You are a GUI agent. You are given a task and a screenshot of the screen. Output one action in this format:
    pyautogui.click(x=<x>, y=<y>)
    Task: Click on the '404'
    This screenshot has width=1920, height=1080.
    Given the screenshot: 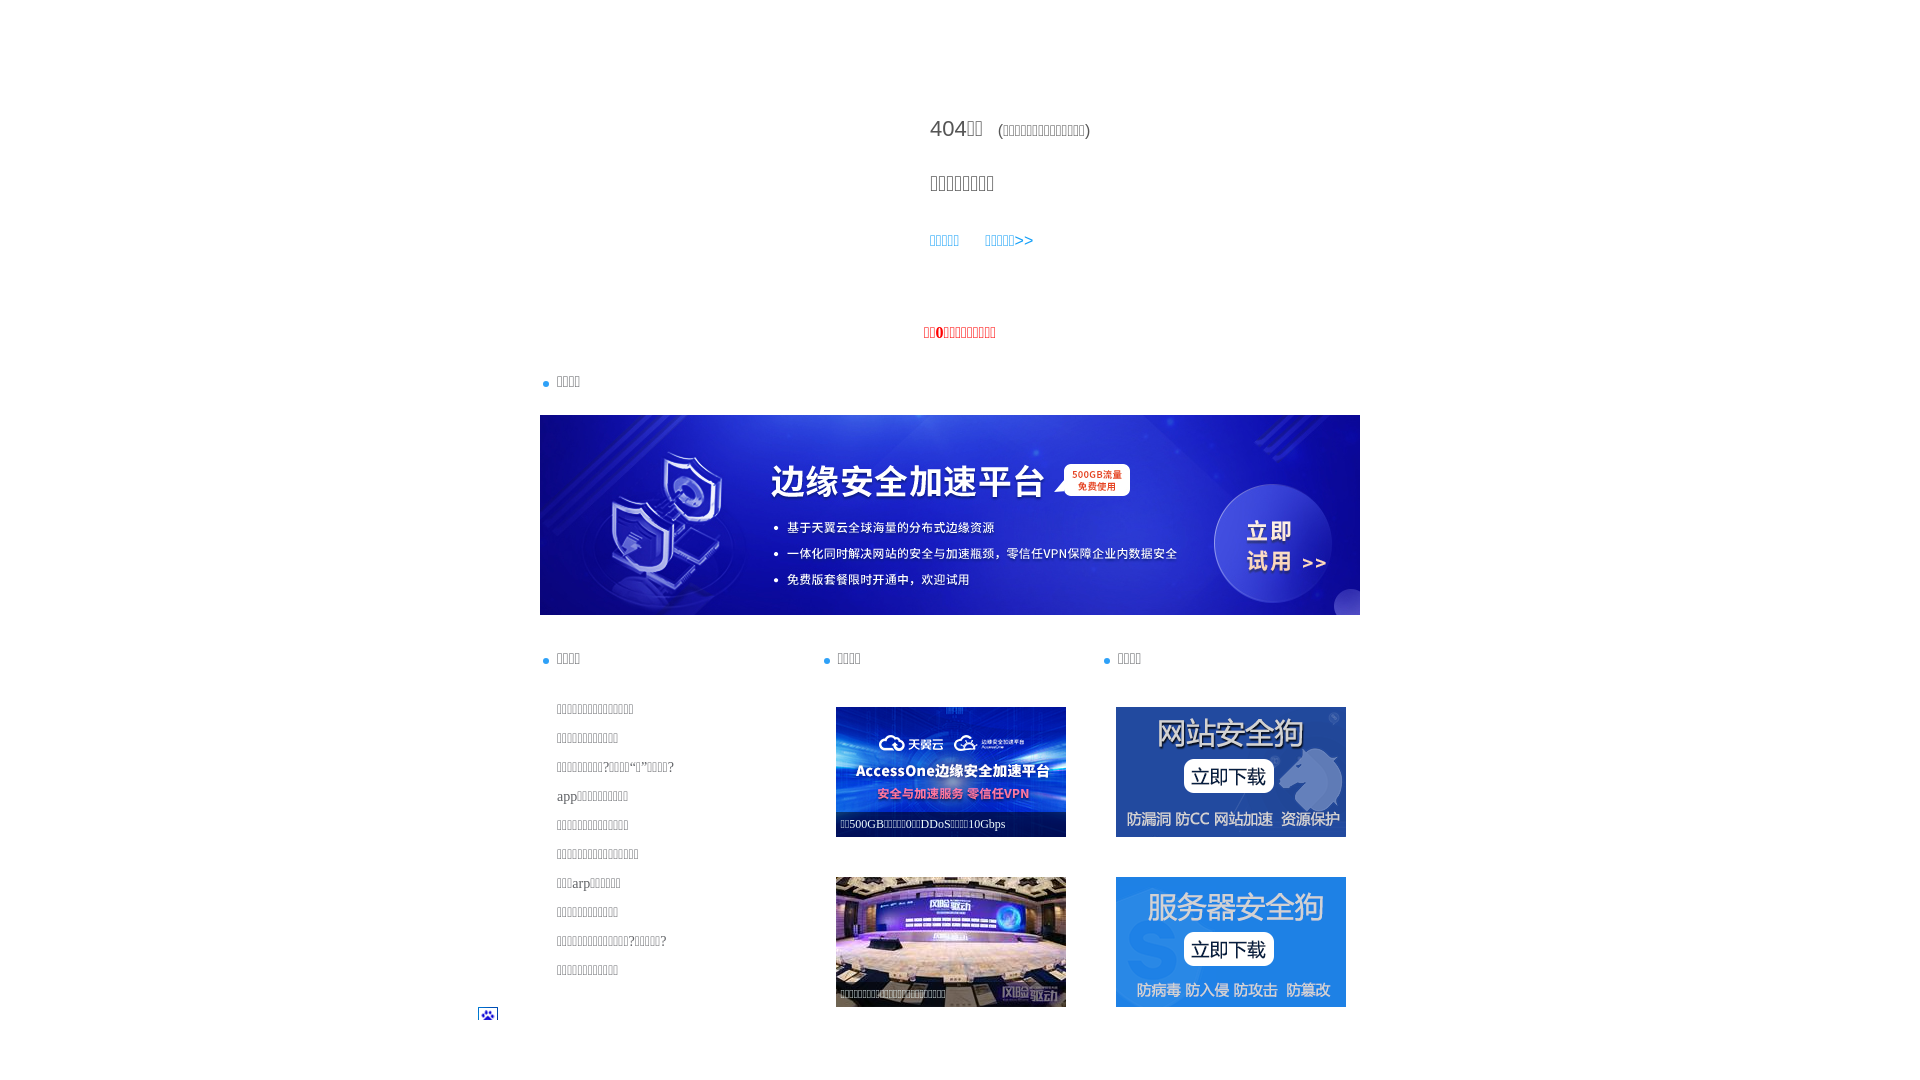 What is the action you would take?
    pyautogui.click(x=947, y=128)
    